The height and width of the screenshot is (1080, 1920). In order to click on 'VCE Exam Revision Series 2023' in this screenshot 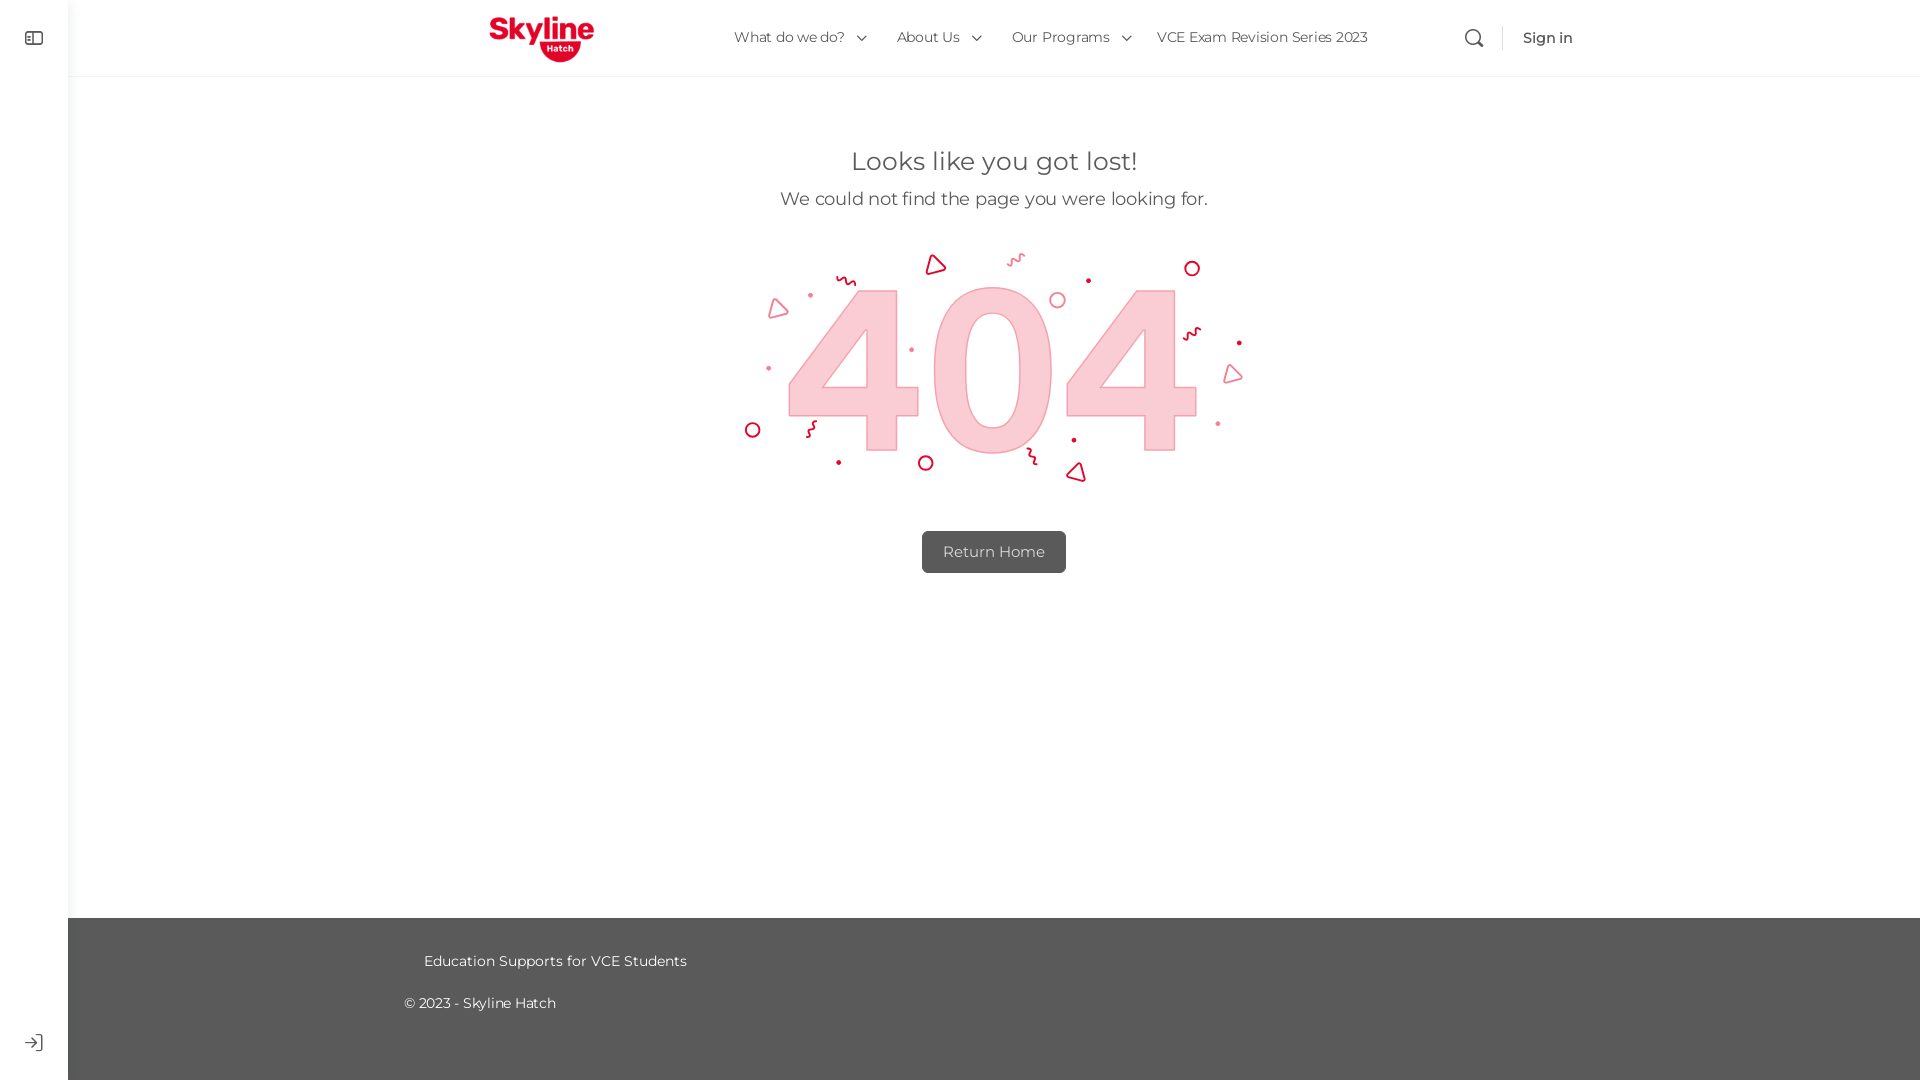, I will do `click(1147, 38)`.